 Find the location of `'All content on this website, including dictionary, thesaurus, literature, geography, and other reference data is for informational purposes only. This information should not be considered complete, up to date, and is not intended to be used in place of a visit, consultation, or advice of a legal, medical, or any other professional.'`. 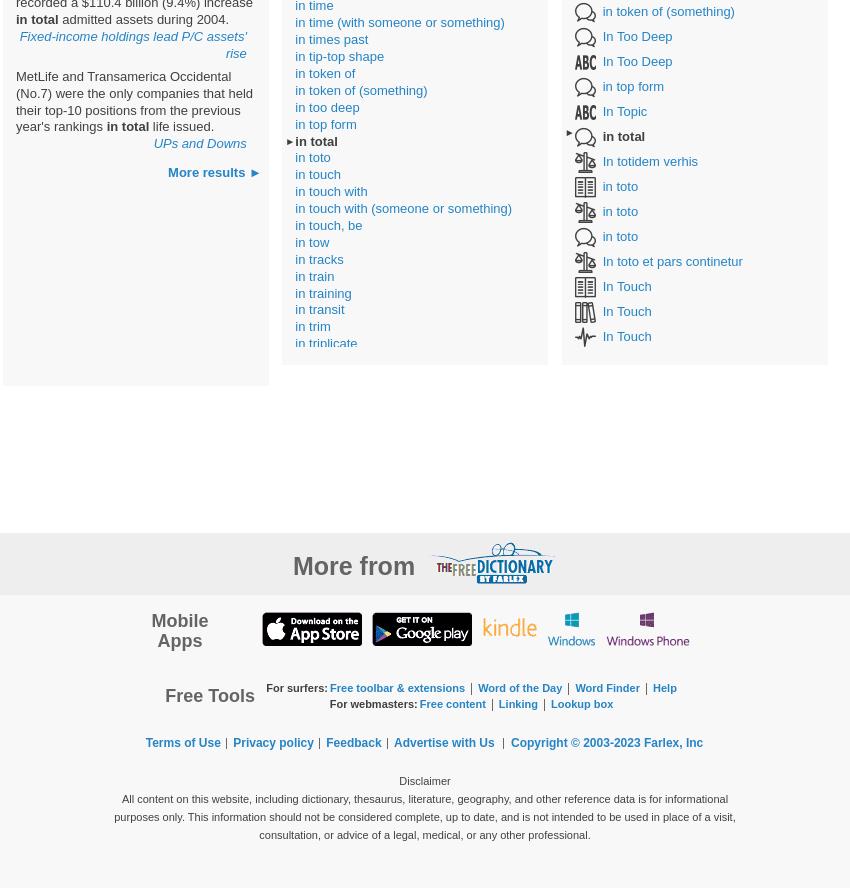

'All content on this website, including dictionary, thesaurus, literature, geography, and other reference data is for informational purposes only. This information should not be considered complete, up to date, and is not intended to be used in place of a visit, consultation, or advice of a legal, medical, or any other professional.' is located at coordinates (112, 816).